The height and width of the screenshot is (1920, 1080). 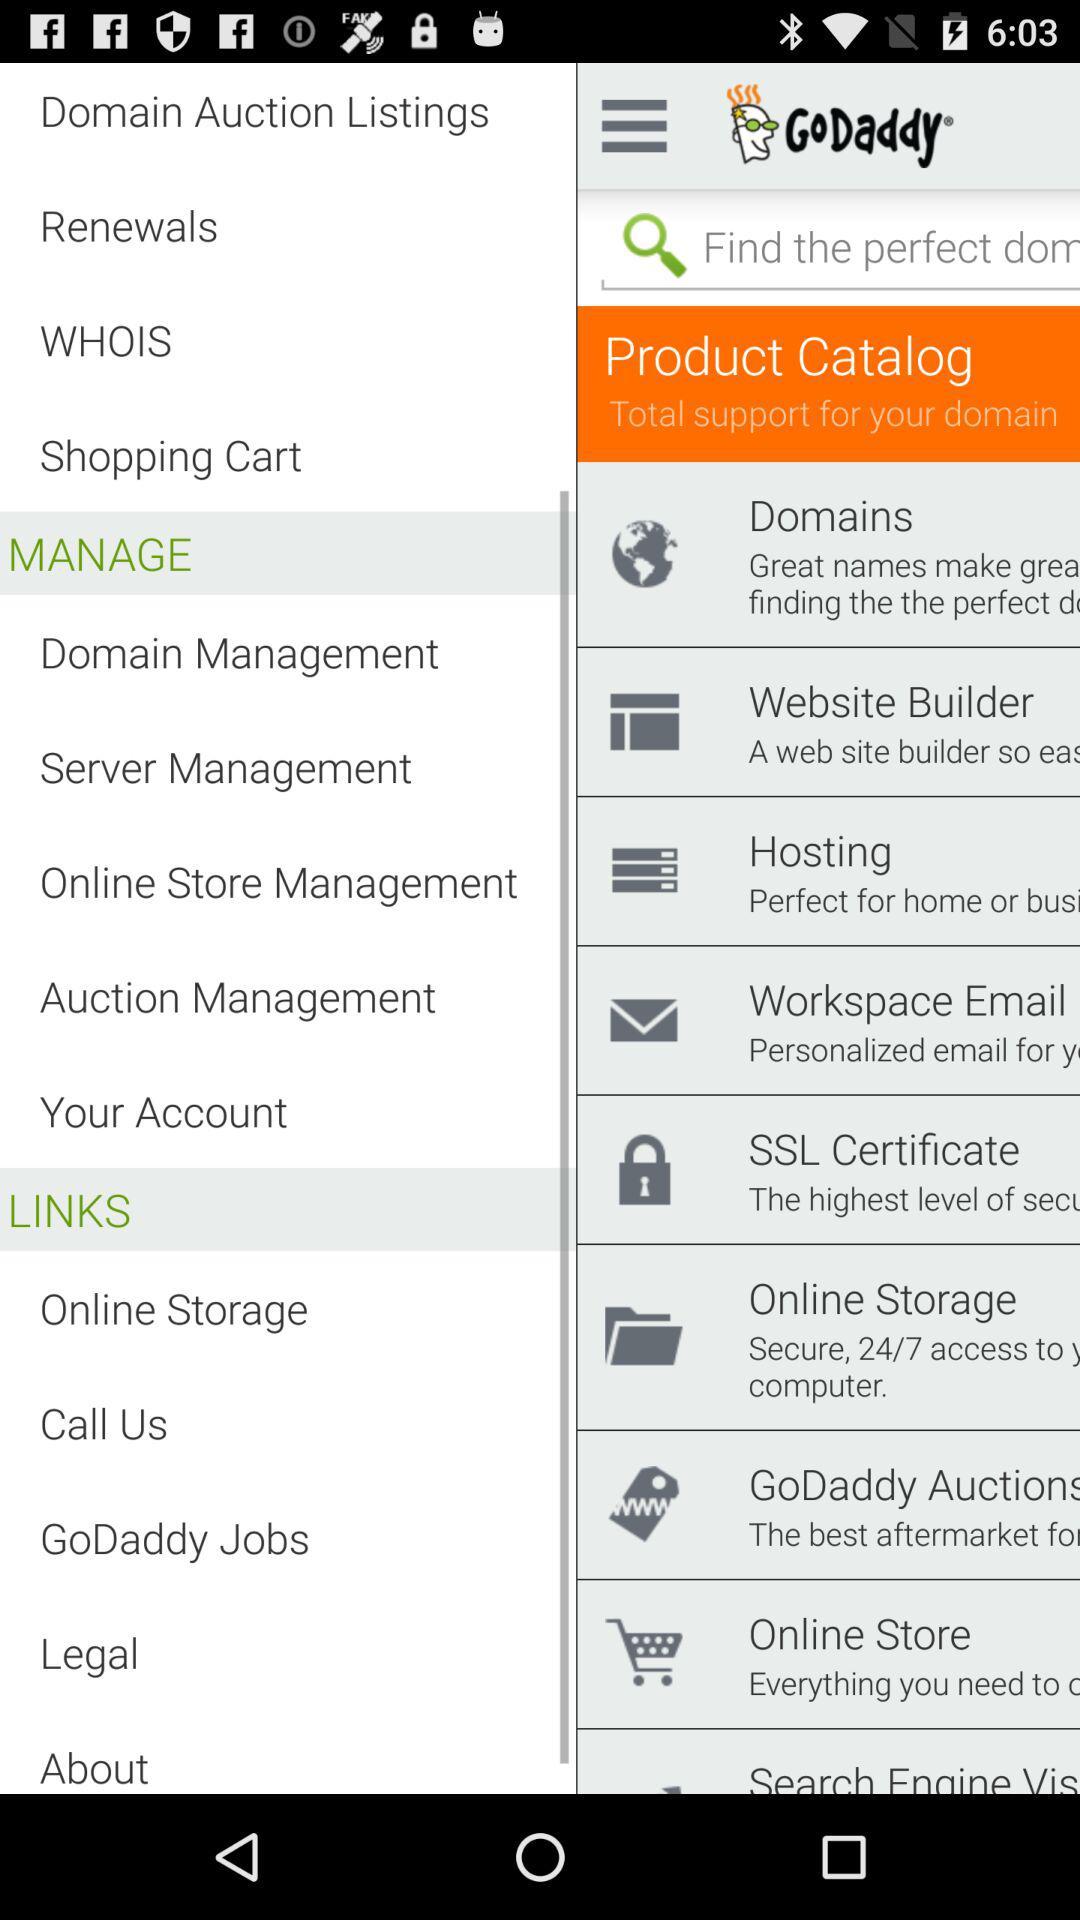 What do you see at coordinates (883, 1148) in the screenshot?
I see `ssl certificate item` at bounding box center [883, 1148].